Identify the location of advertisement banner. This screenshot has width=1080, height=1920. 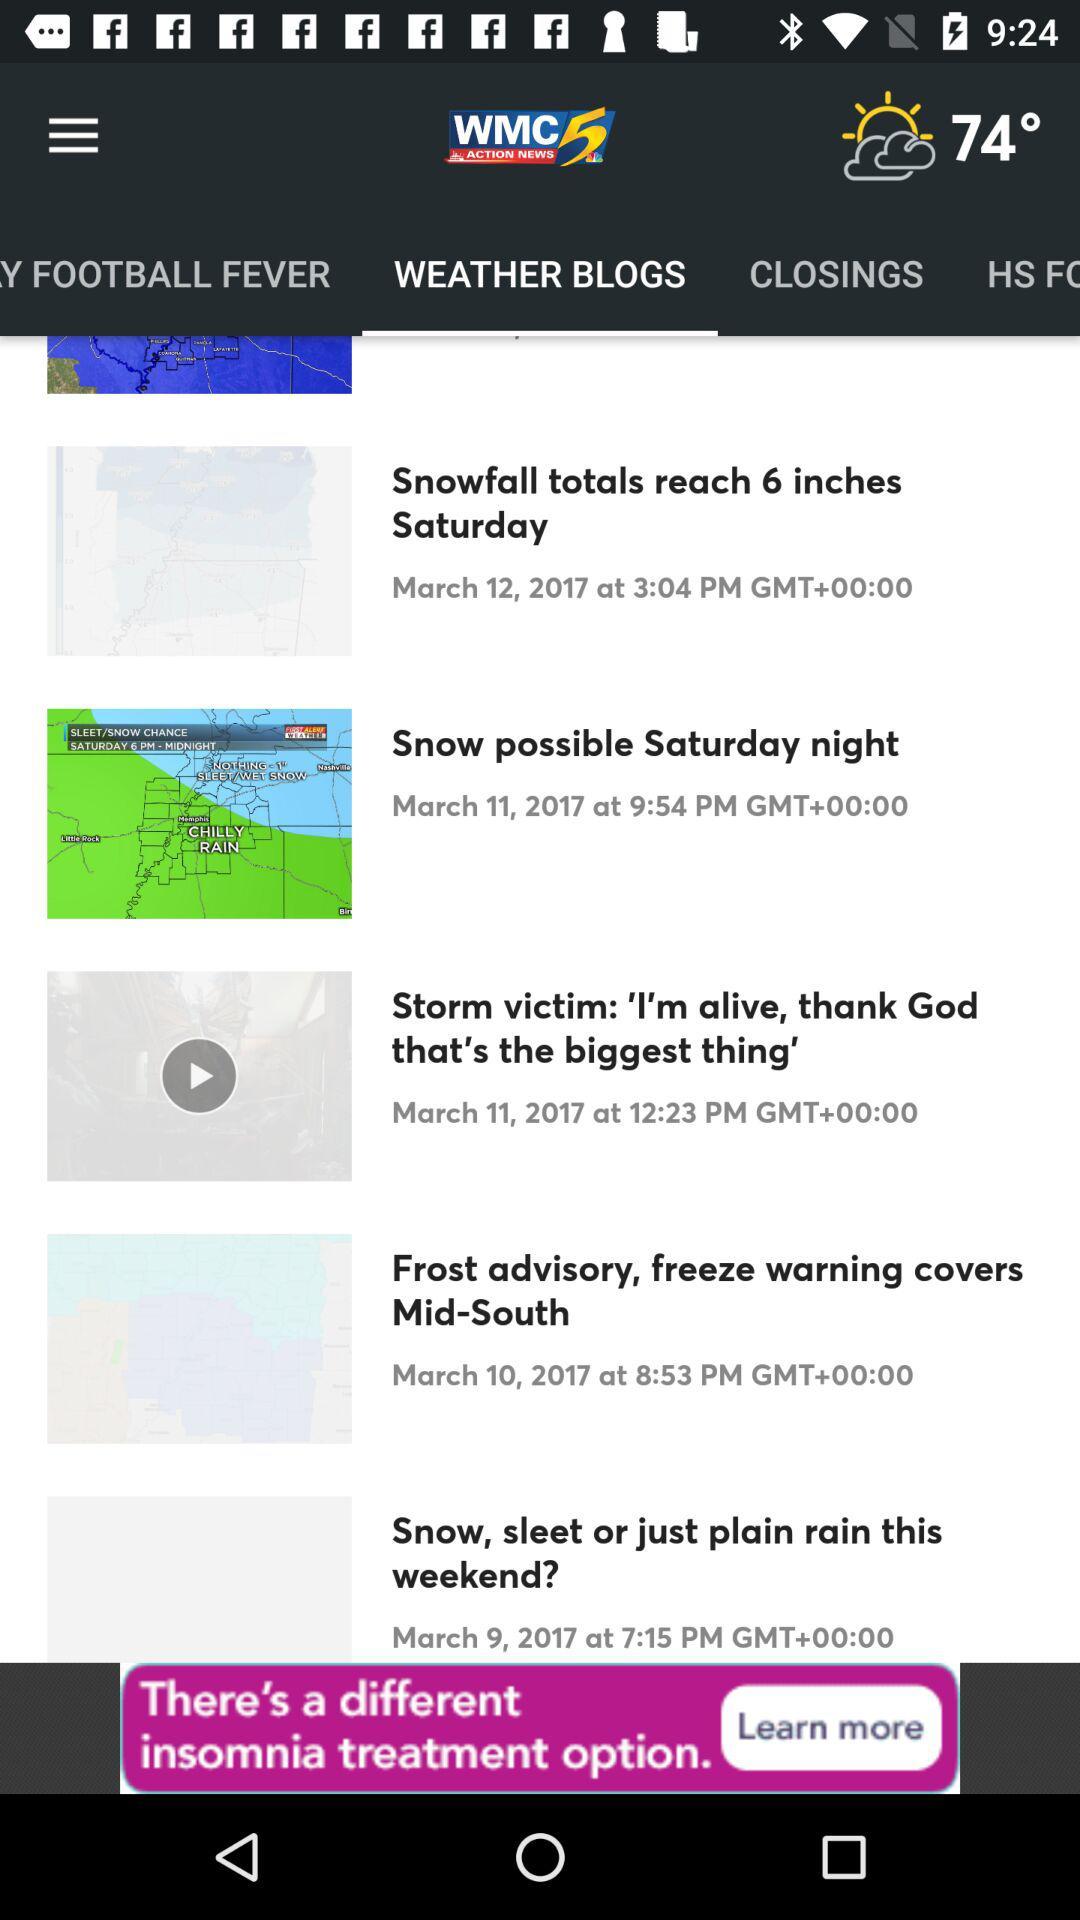
(540, 1727).